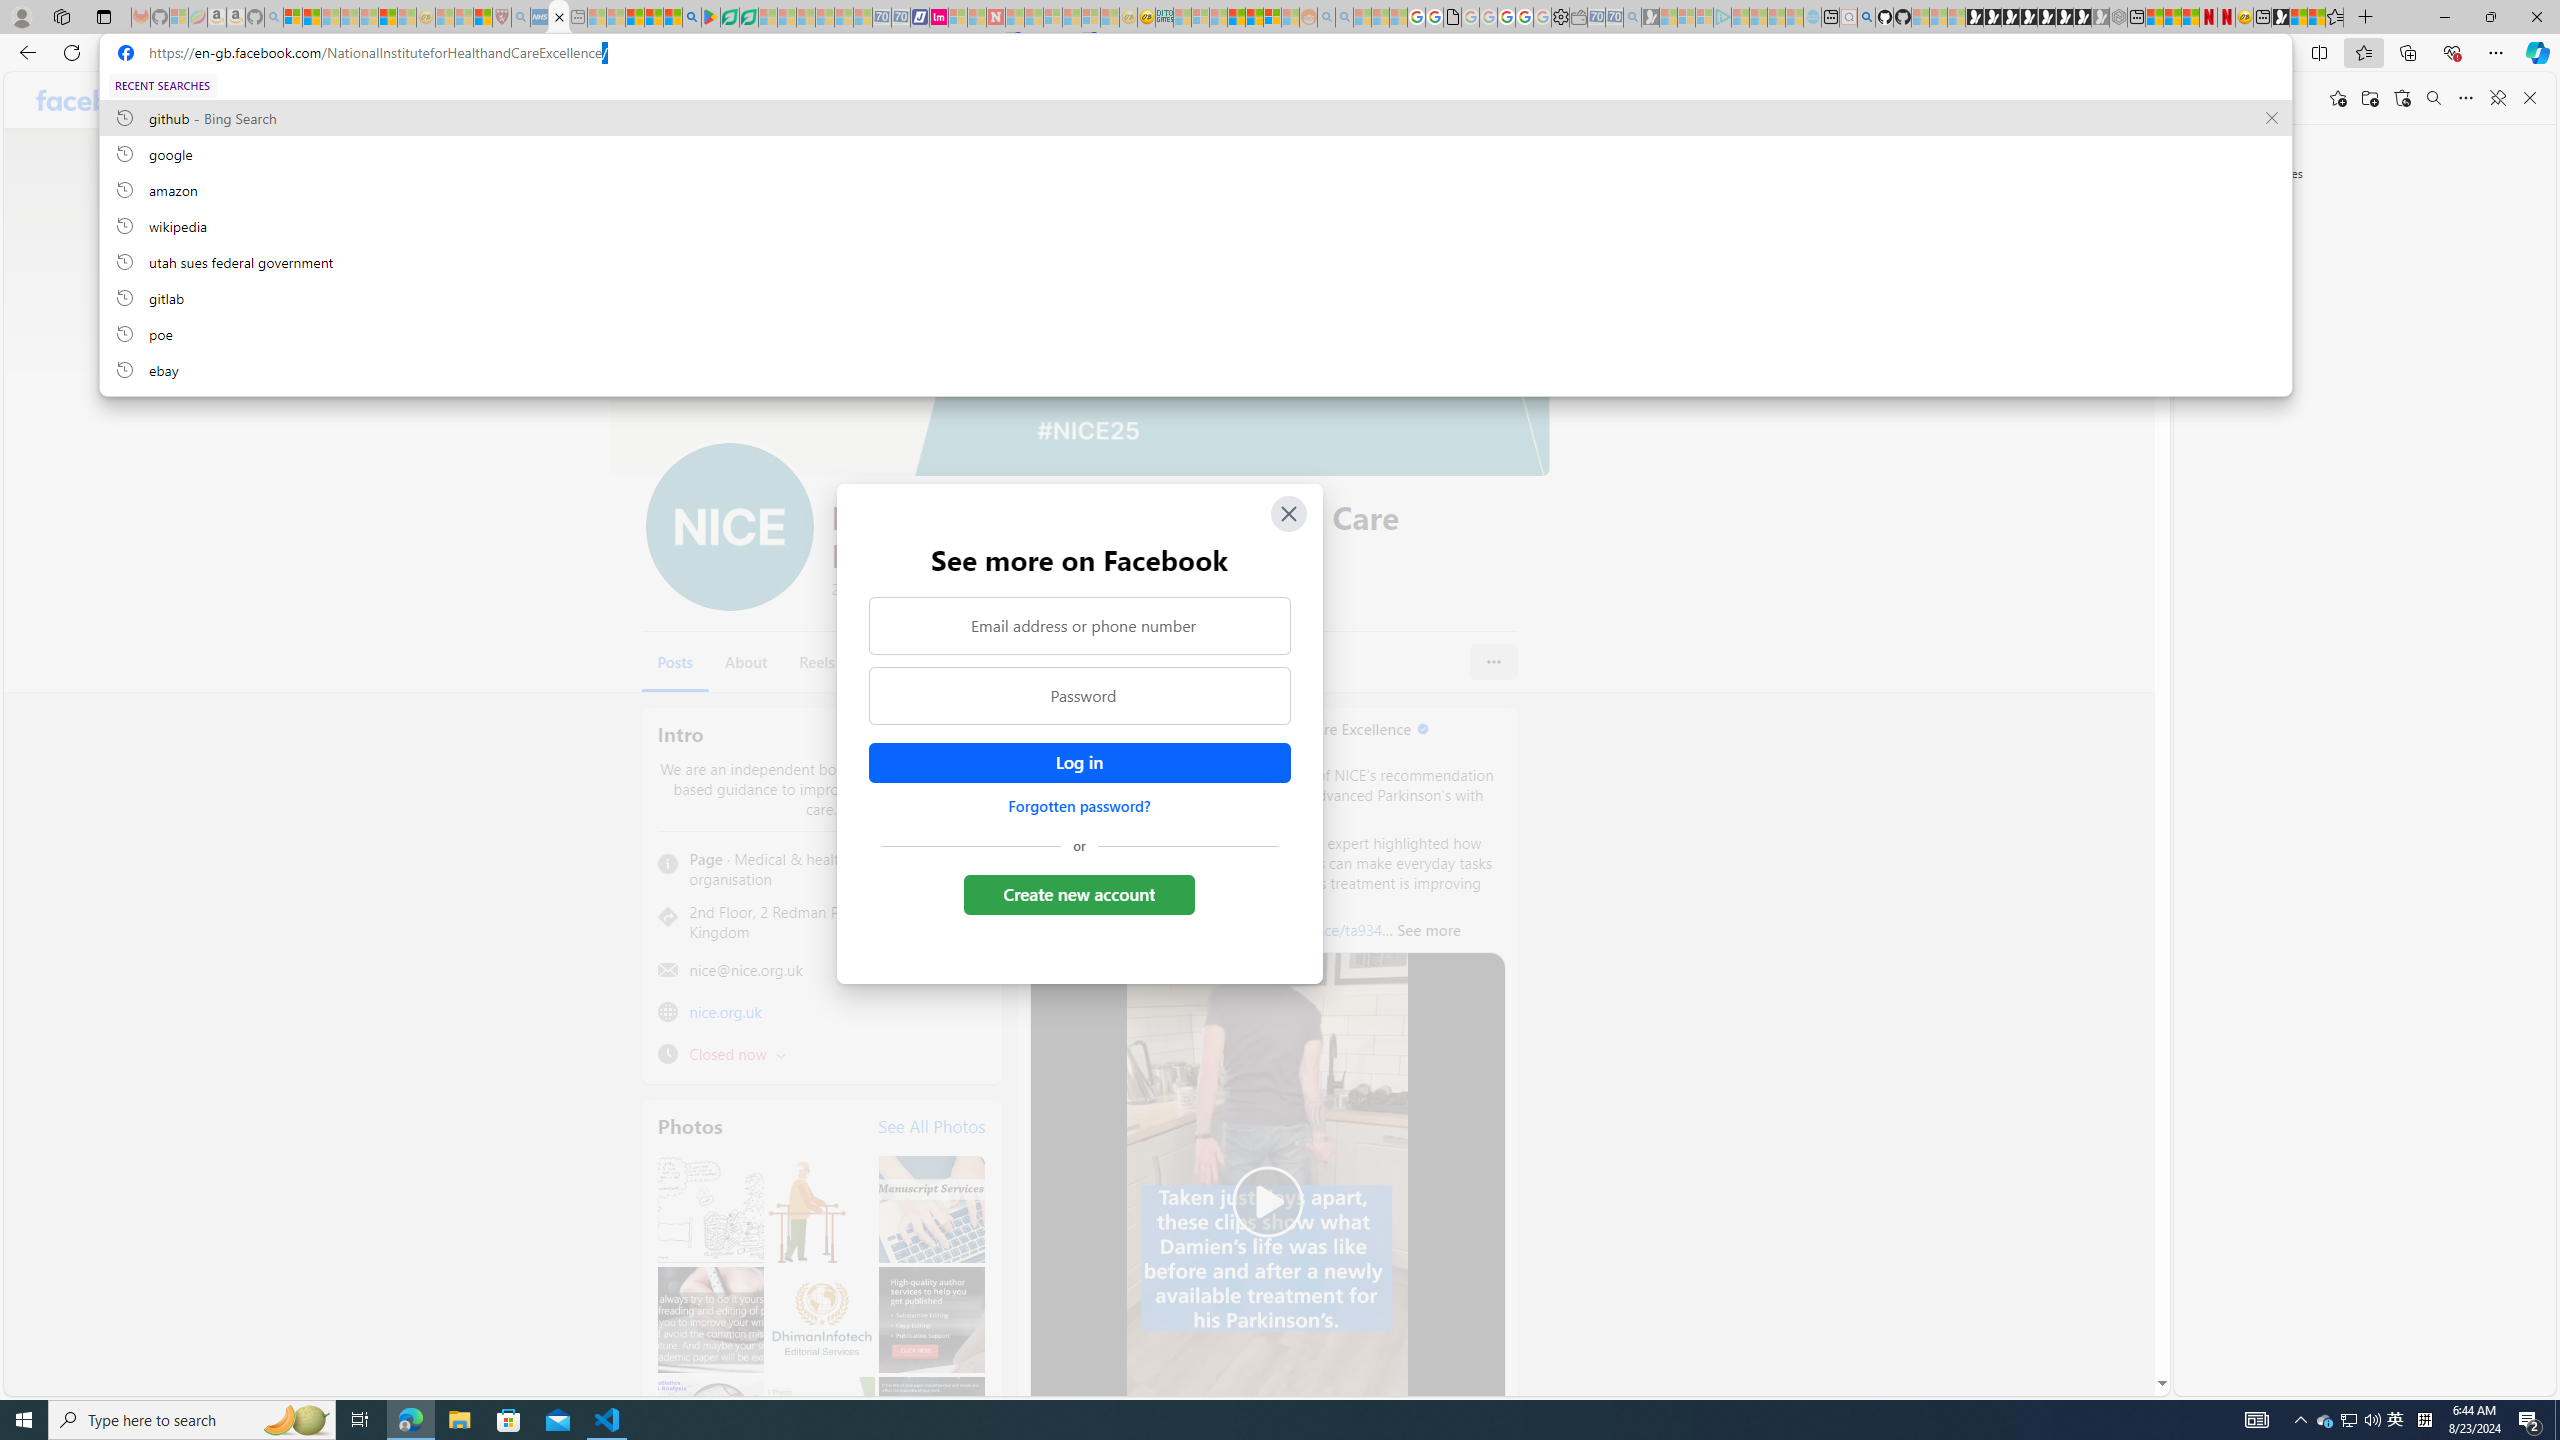 The height and width of the screenshot is (1440, 2560). I want to click on 'Search favorites', so click(2433, 96).